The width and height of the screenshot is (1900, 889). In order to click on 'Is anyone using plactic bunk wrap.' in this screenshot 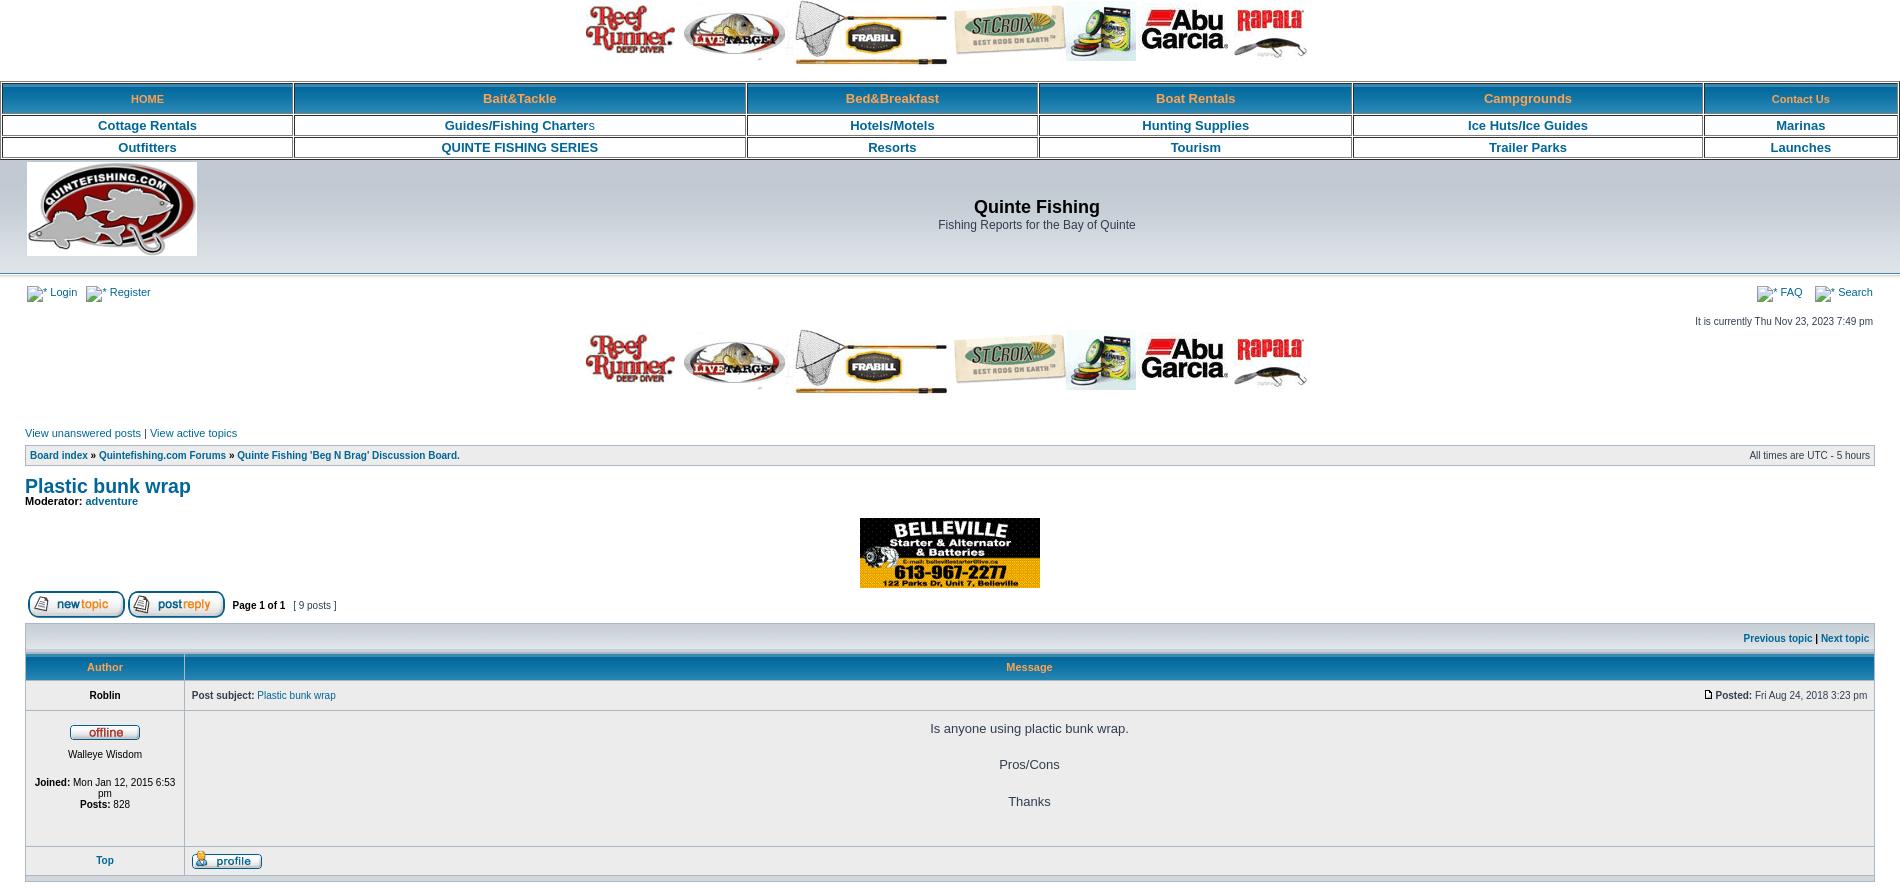, I will do `click(1029, 727)`.